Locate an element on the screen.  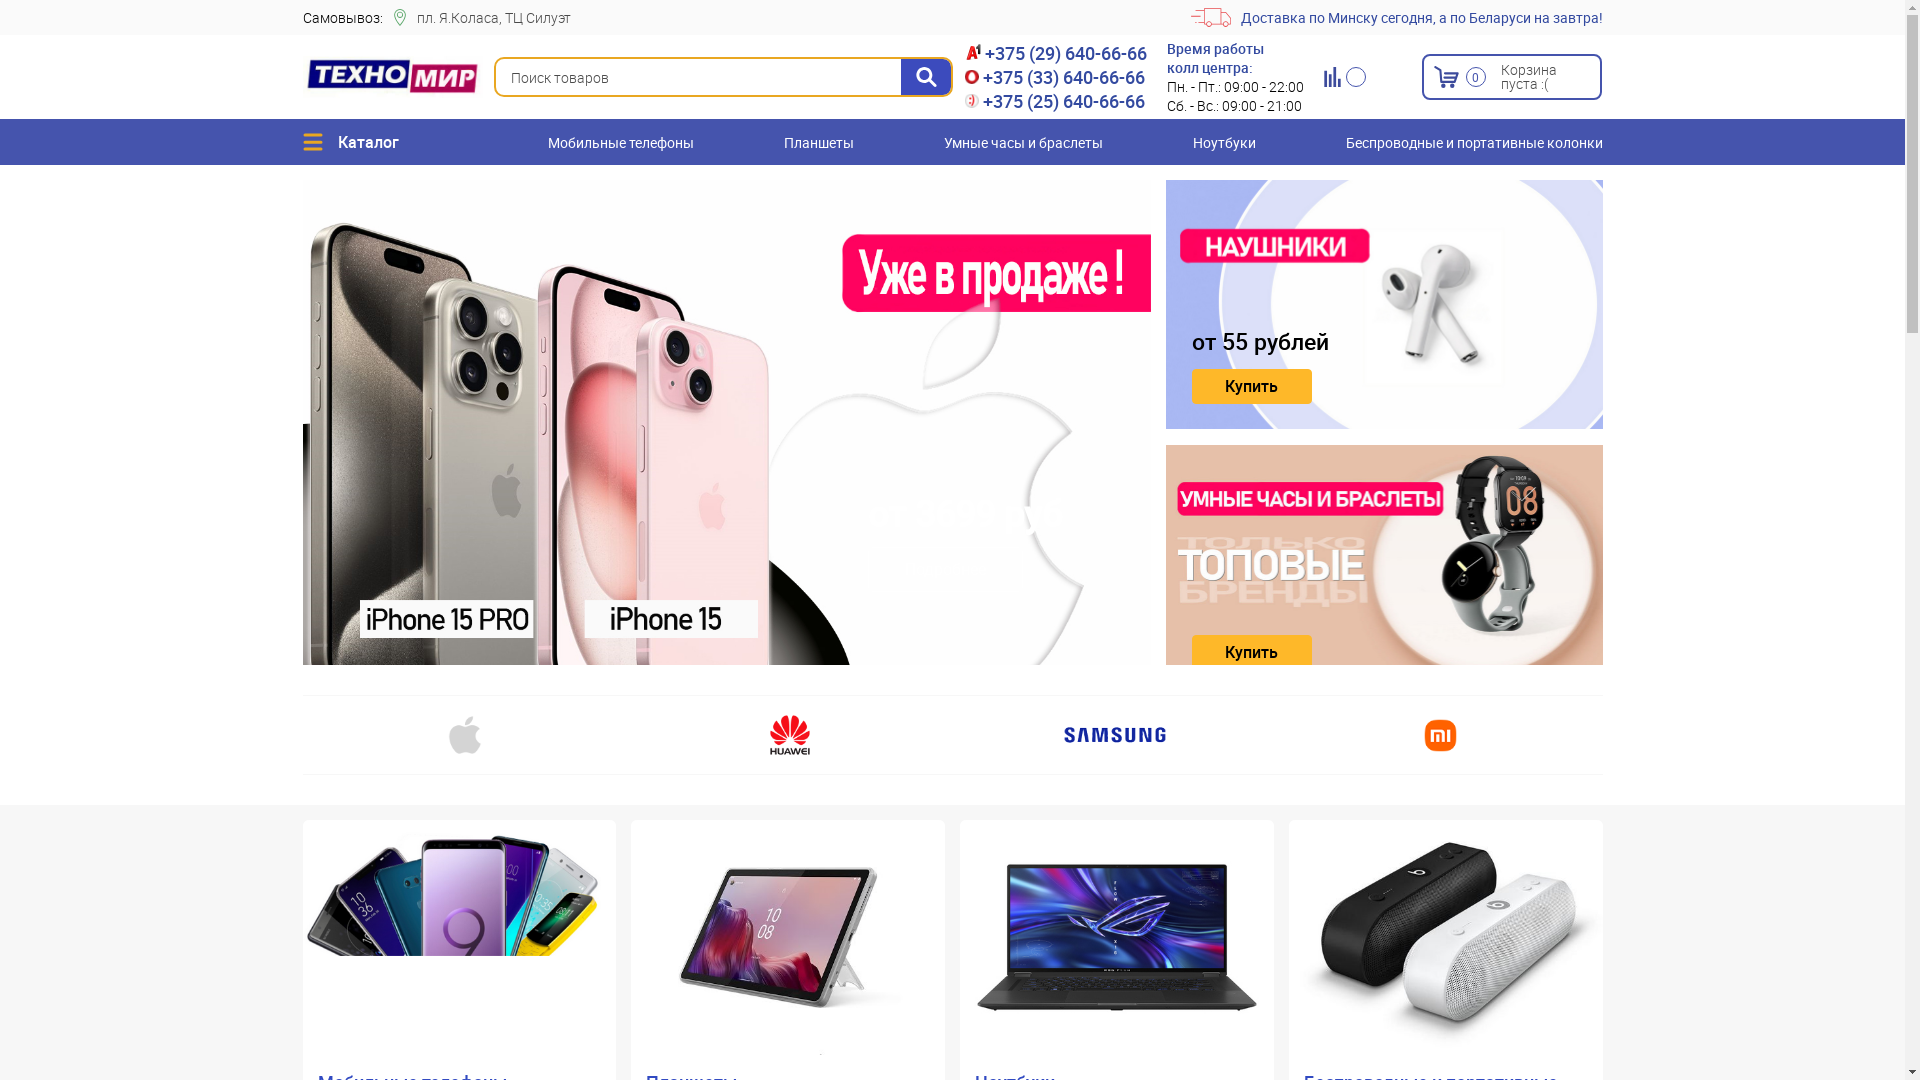
'+375 (25) 640-66-66' is located at coordinates (1055, 100).